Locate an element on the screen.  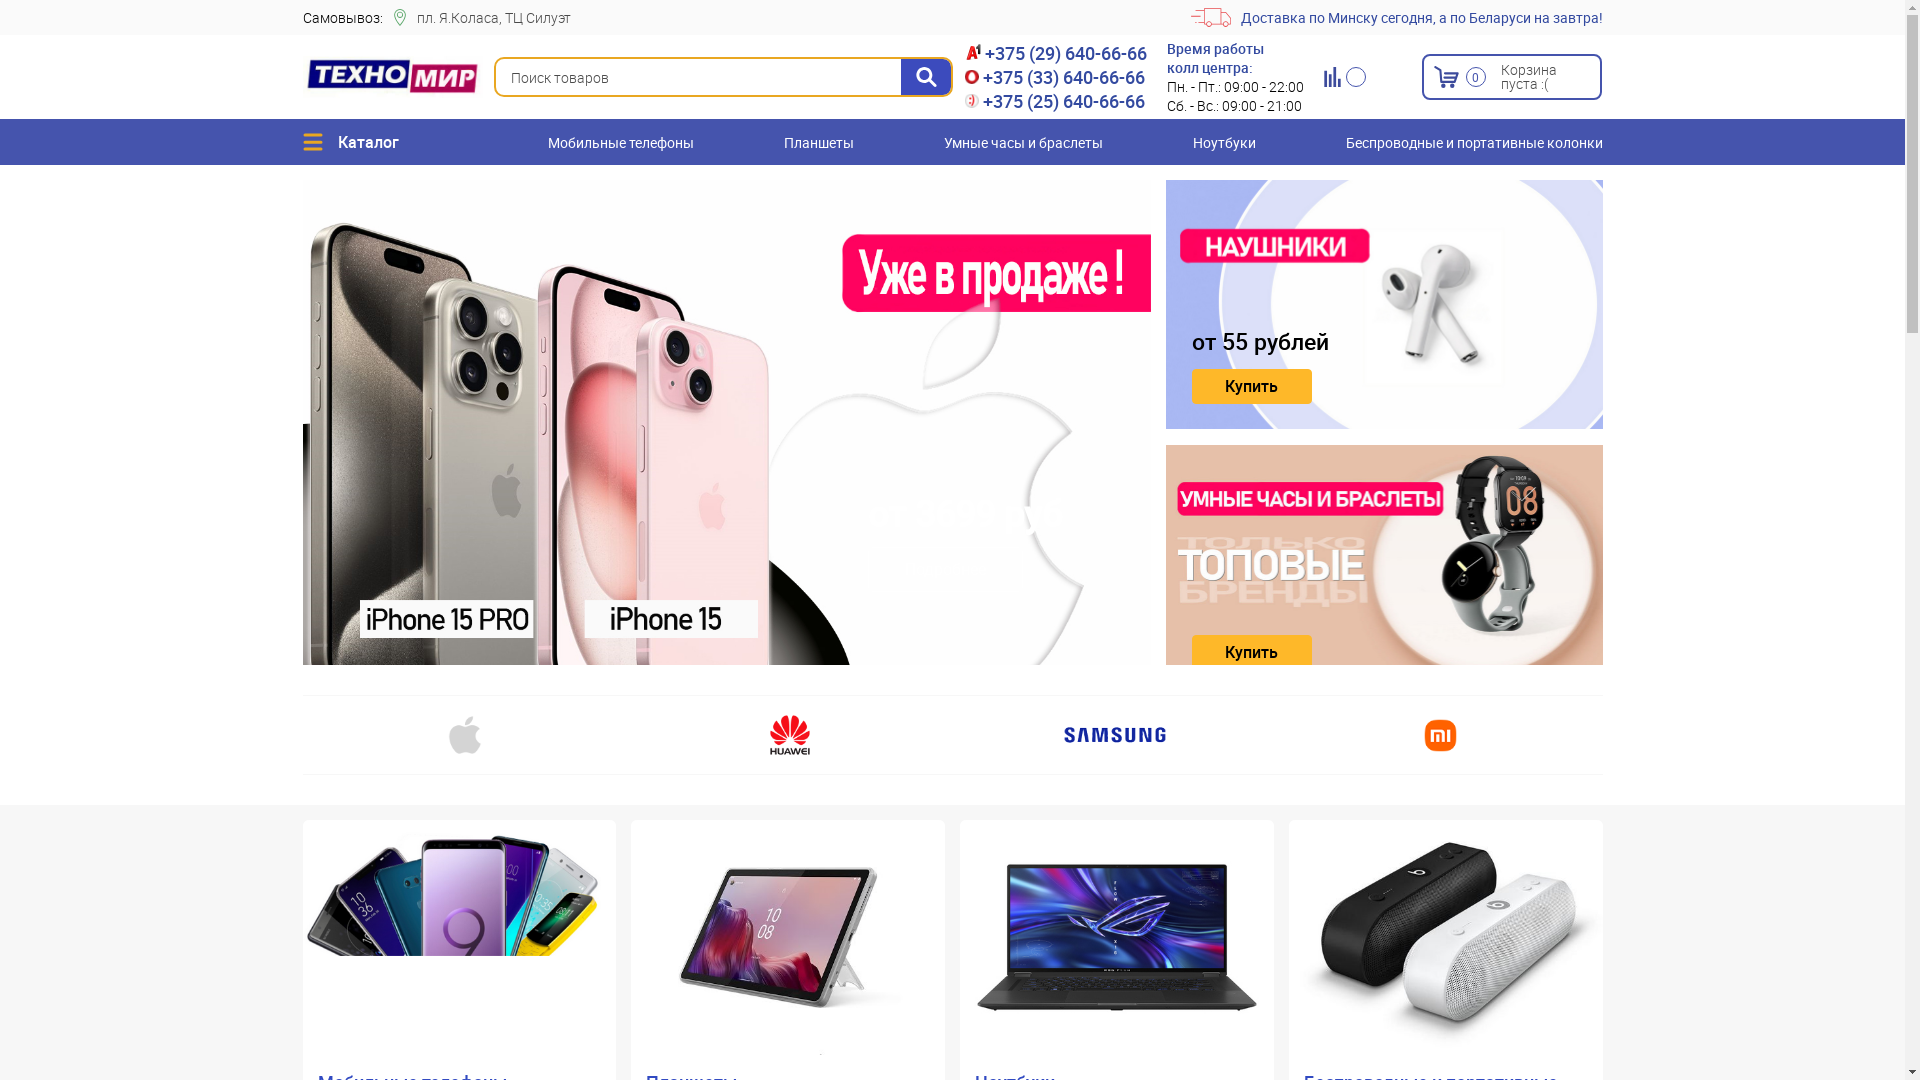
'+375 (25) 640-66-66' is located at coordinates (1055, 100).